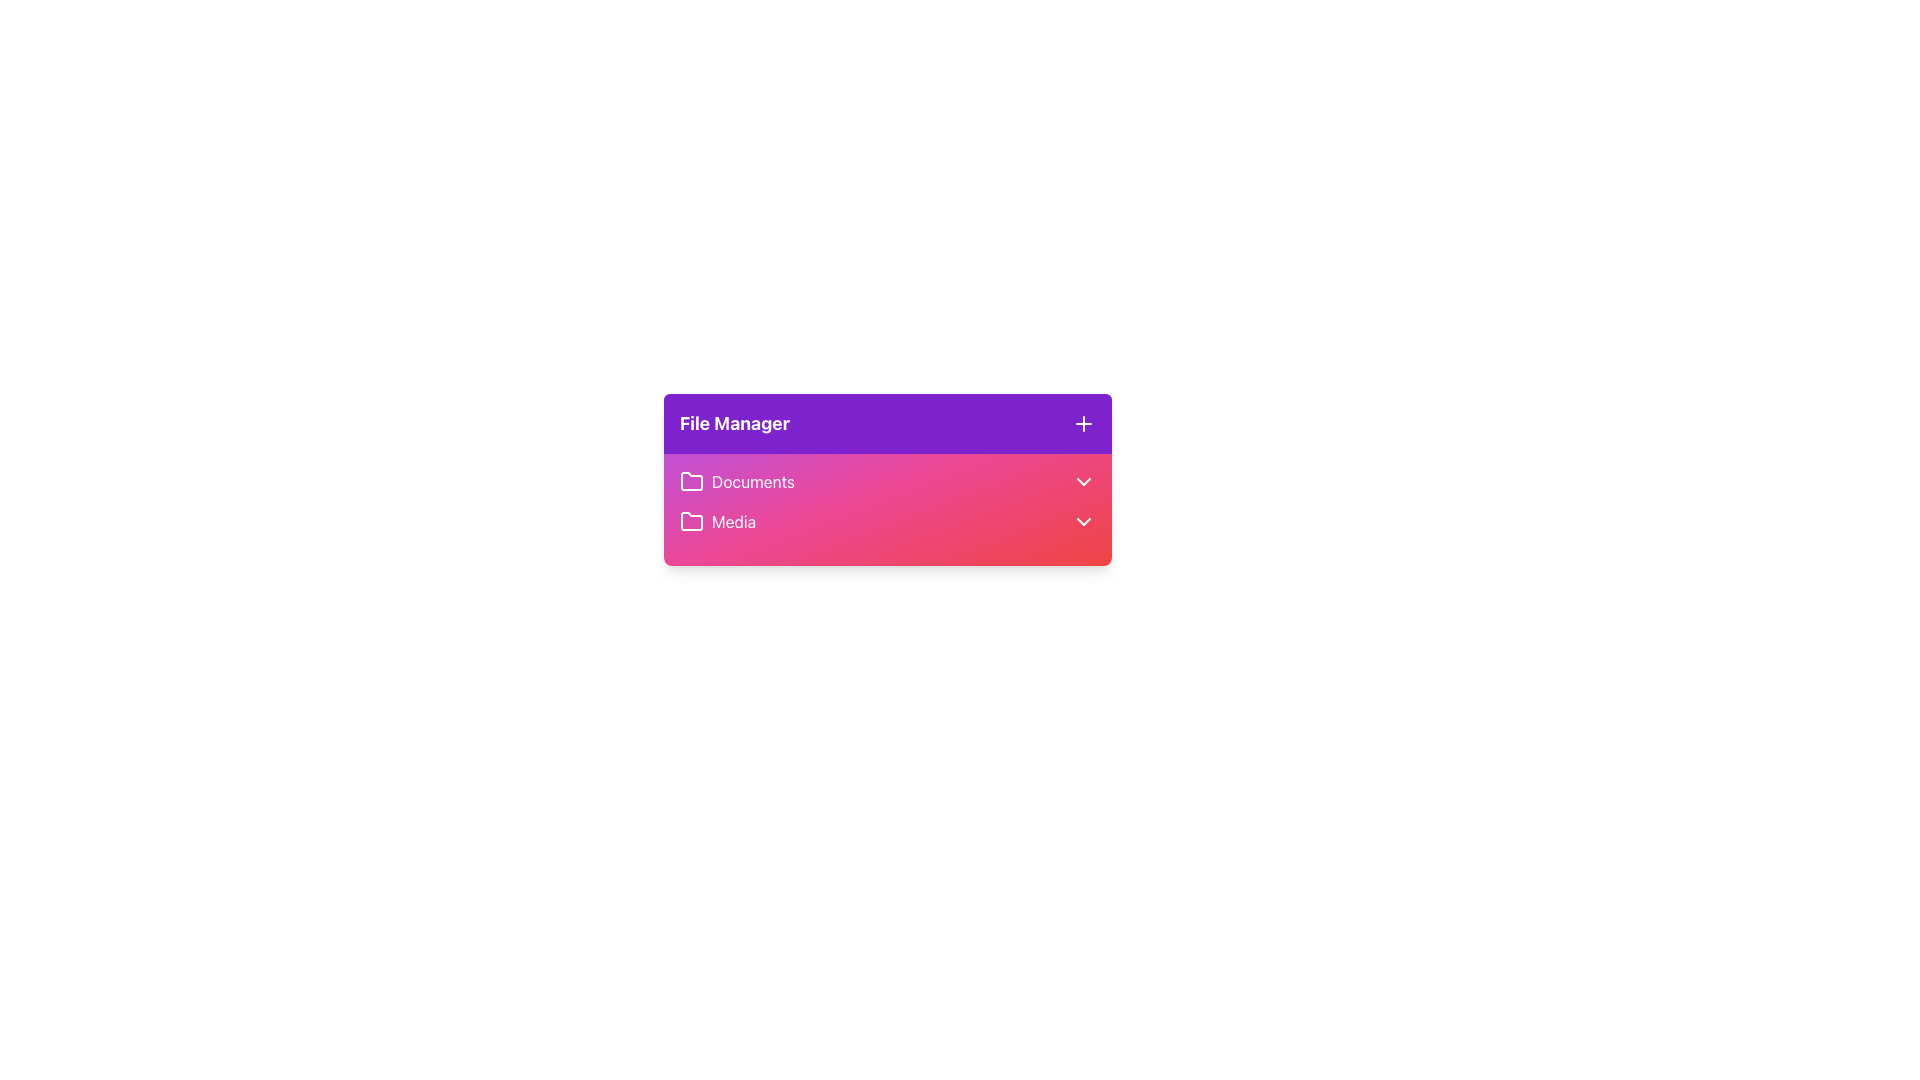  I want to click on the 'Documents' text label, so click(752, 482).